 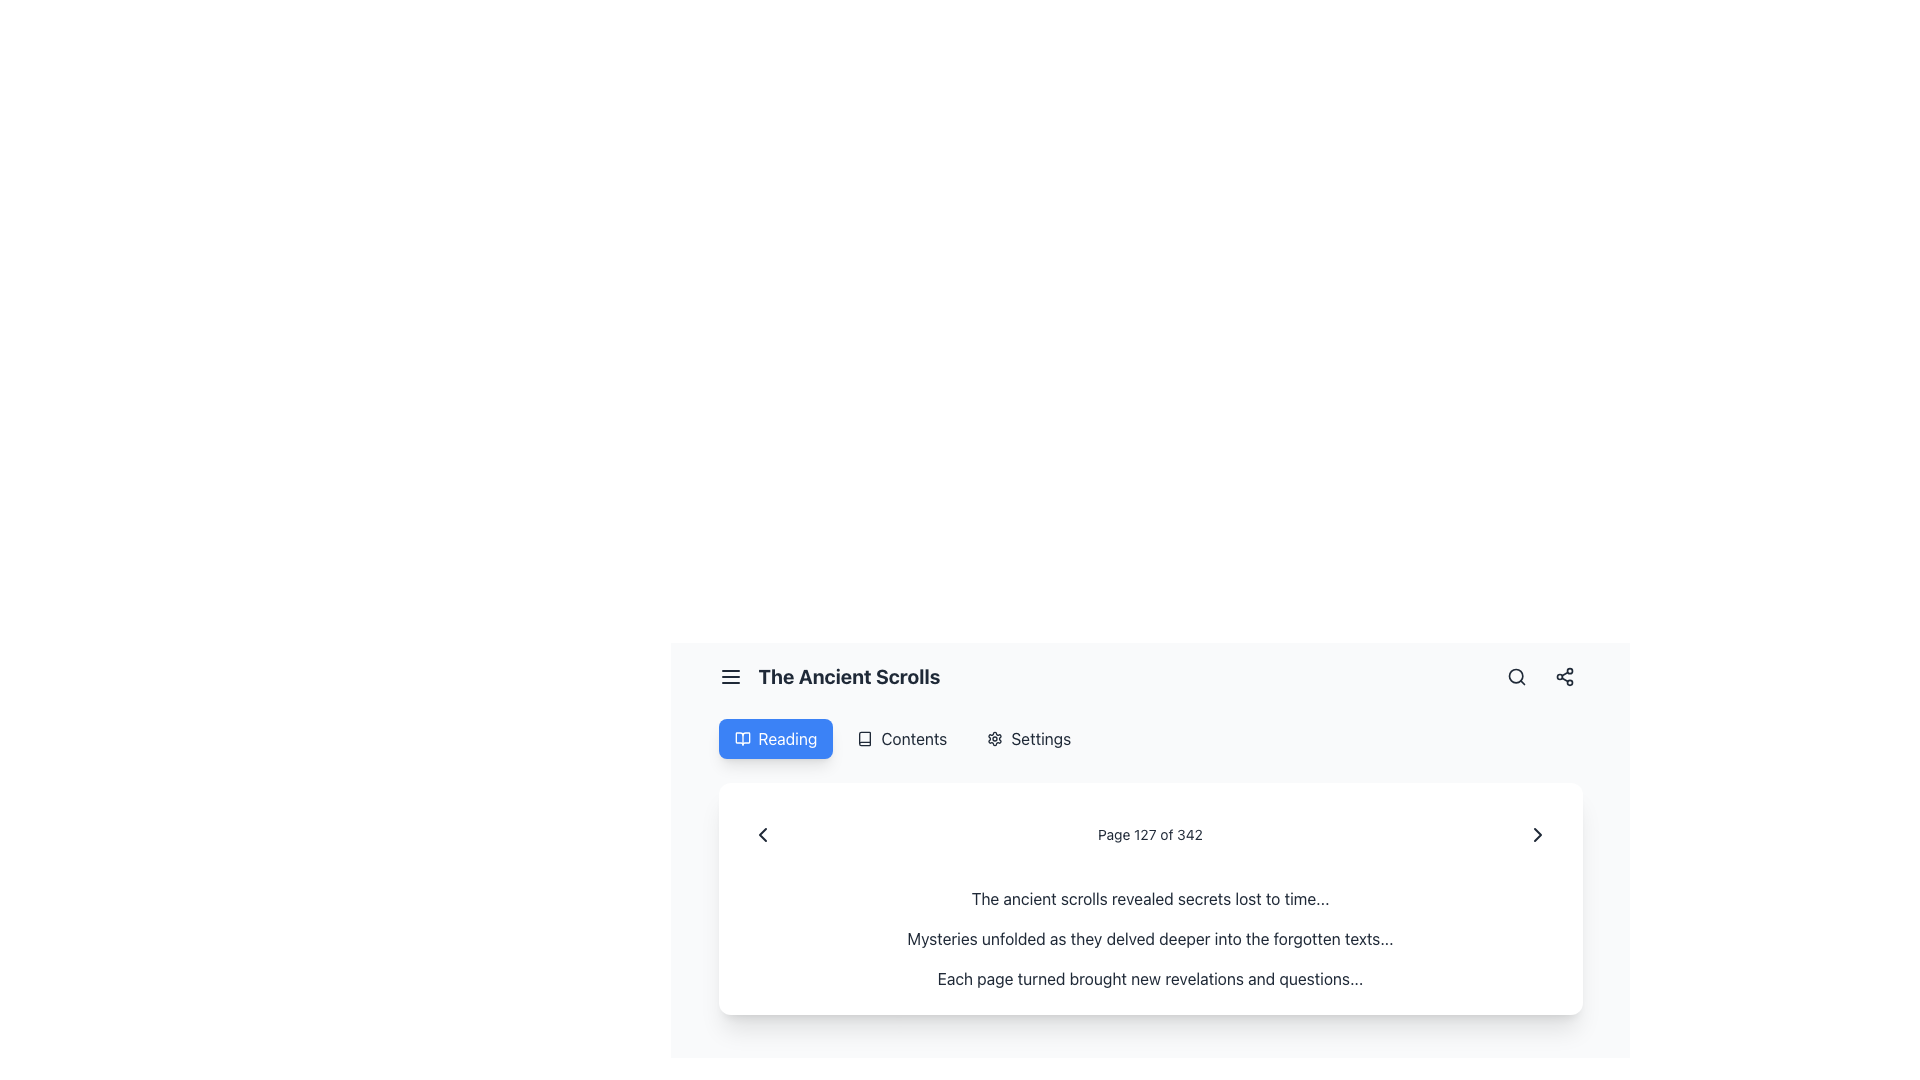 What do you see at coordinates (1150, 897) in the screenshot?
I see `the text element that reads 'The ancient scrolls revealed secrets lost to time...' which is the first line of a list in a centered textual block` at bounding box center [1150, 897].